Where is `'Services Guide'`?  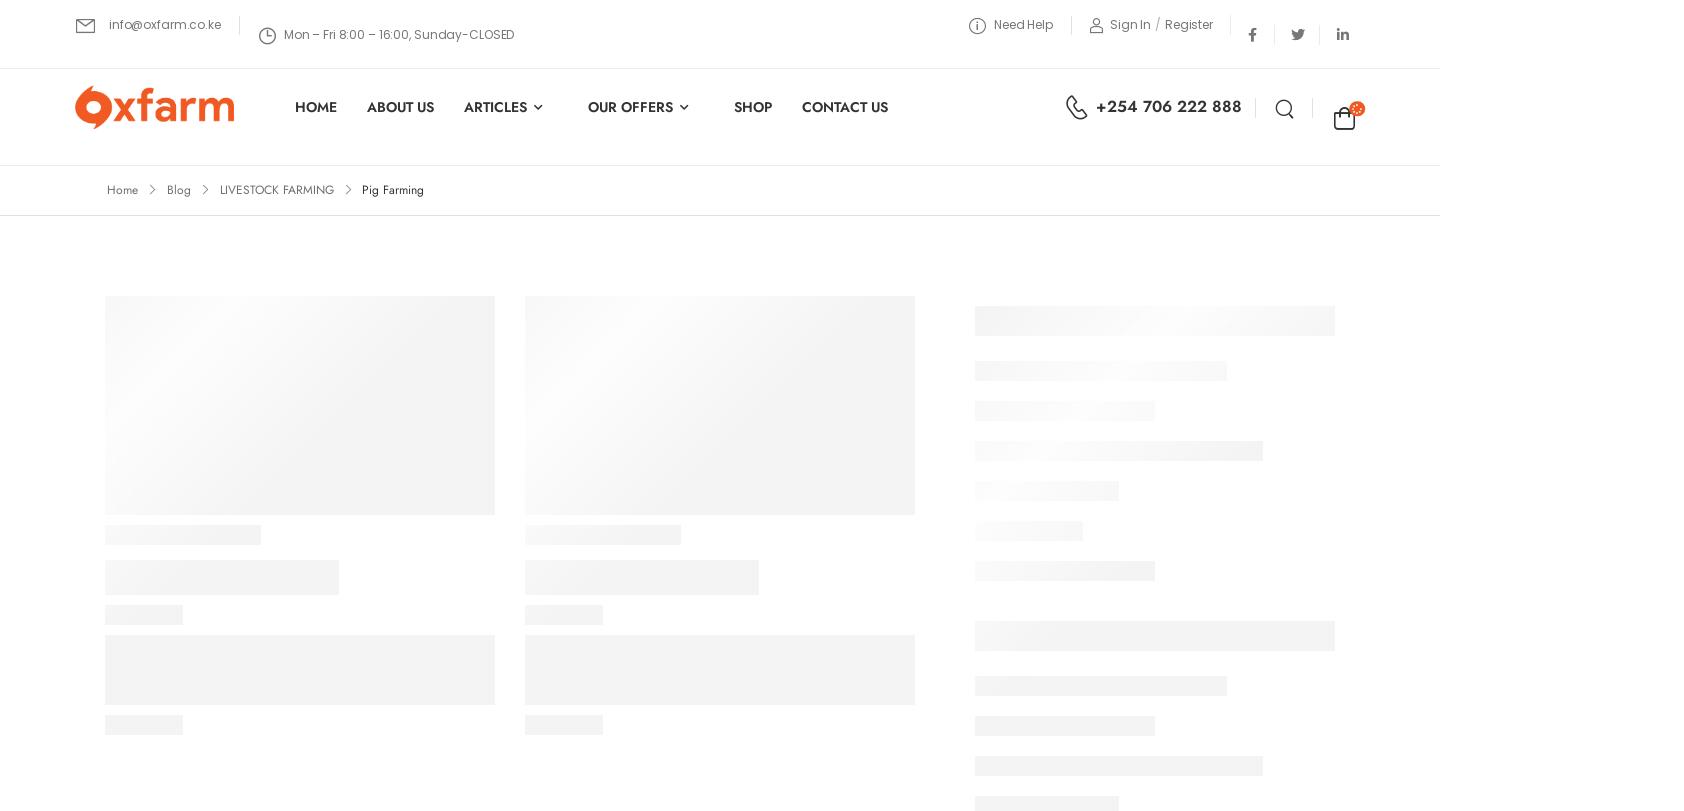 'Services Guide' is located at coordinates (622, 669).